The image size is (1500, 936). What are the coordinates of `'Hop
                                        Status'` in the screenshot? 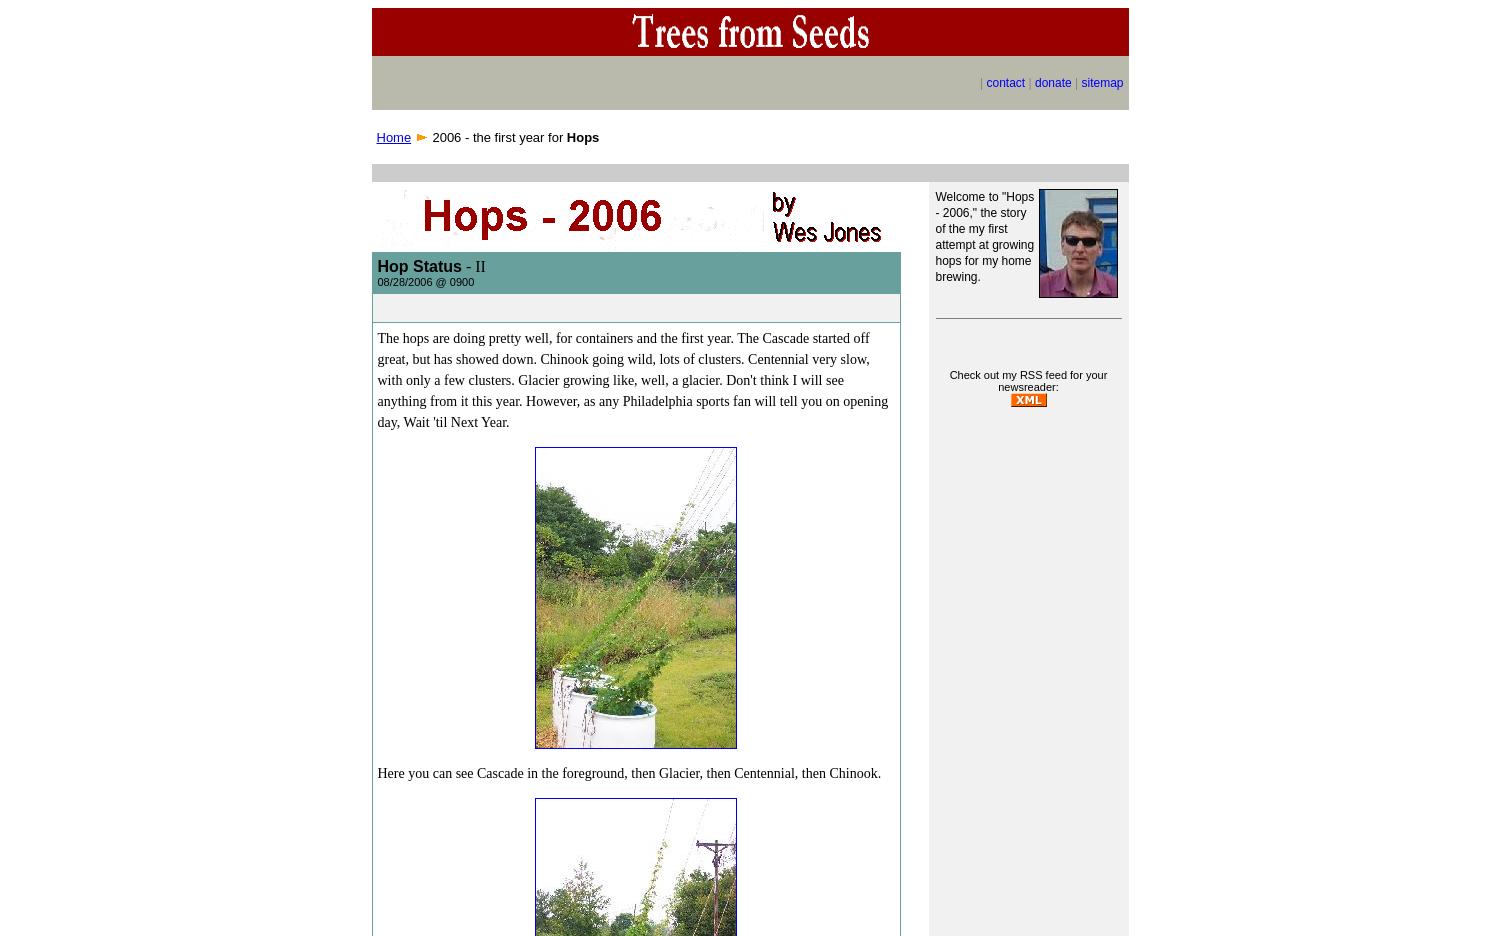 It's located at (418, 265).